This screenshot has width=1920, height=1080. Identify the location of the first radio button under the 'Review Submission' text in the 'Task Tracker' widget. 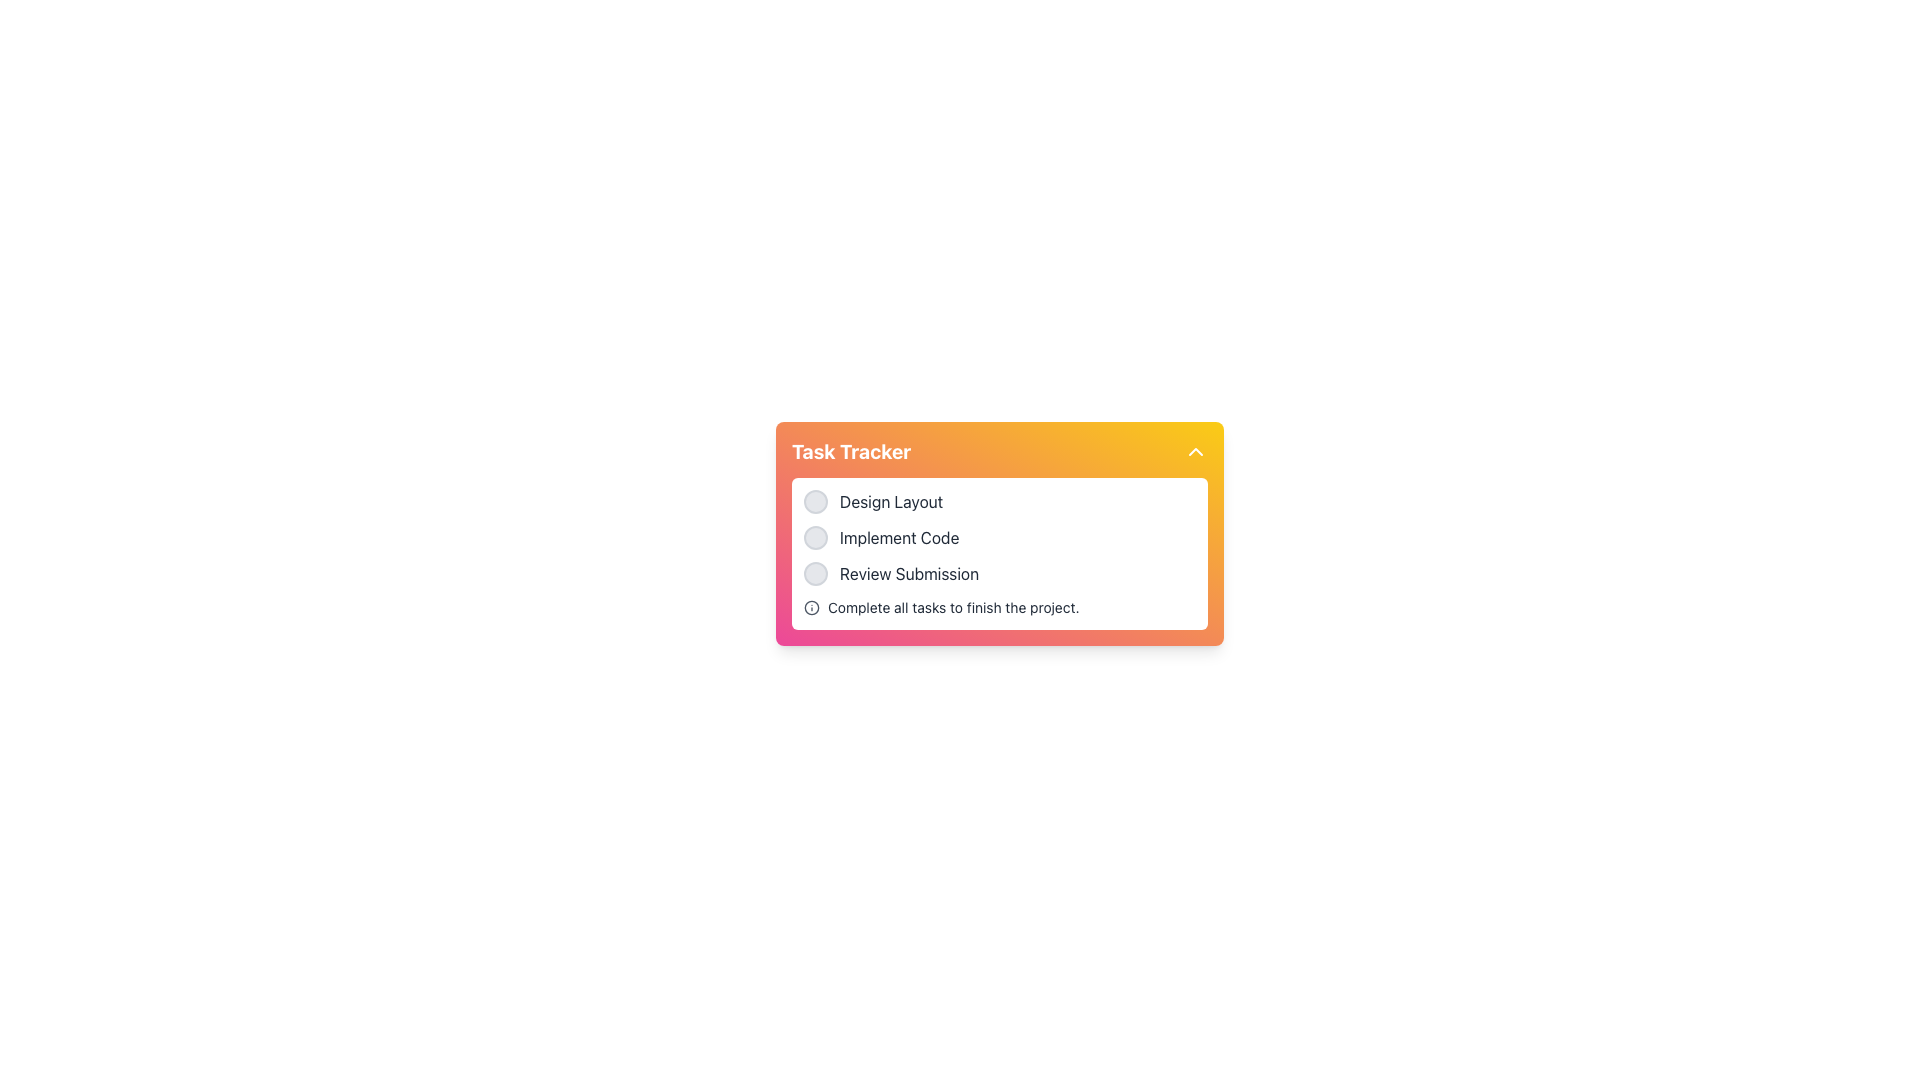
(816, 574).